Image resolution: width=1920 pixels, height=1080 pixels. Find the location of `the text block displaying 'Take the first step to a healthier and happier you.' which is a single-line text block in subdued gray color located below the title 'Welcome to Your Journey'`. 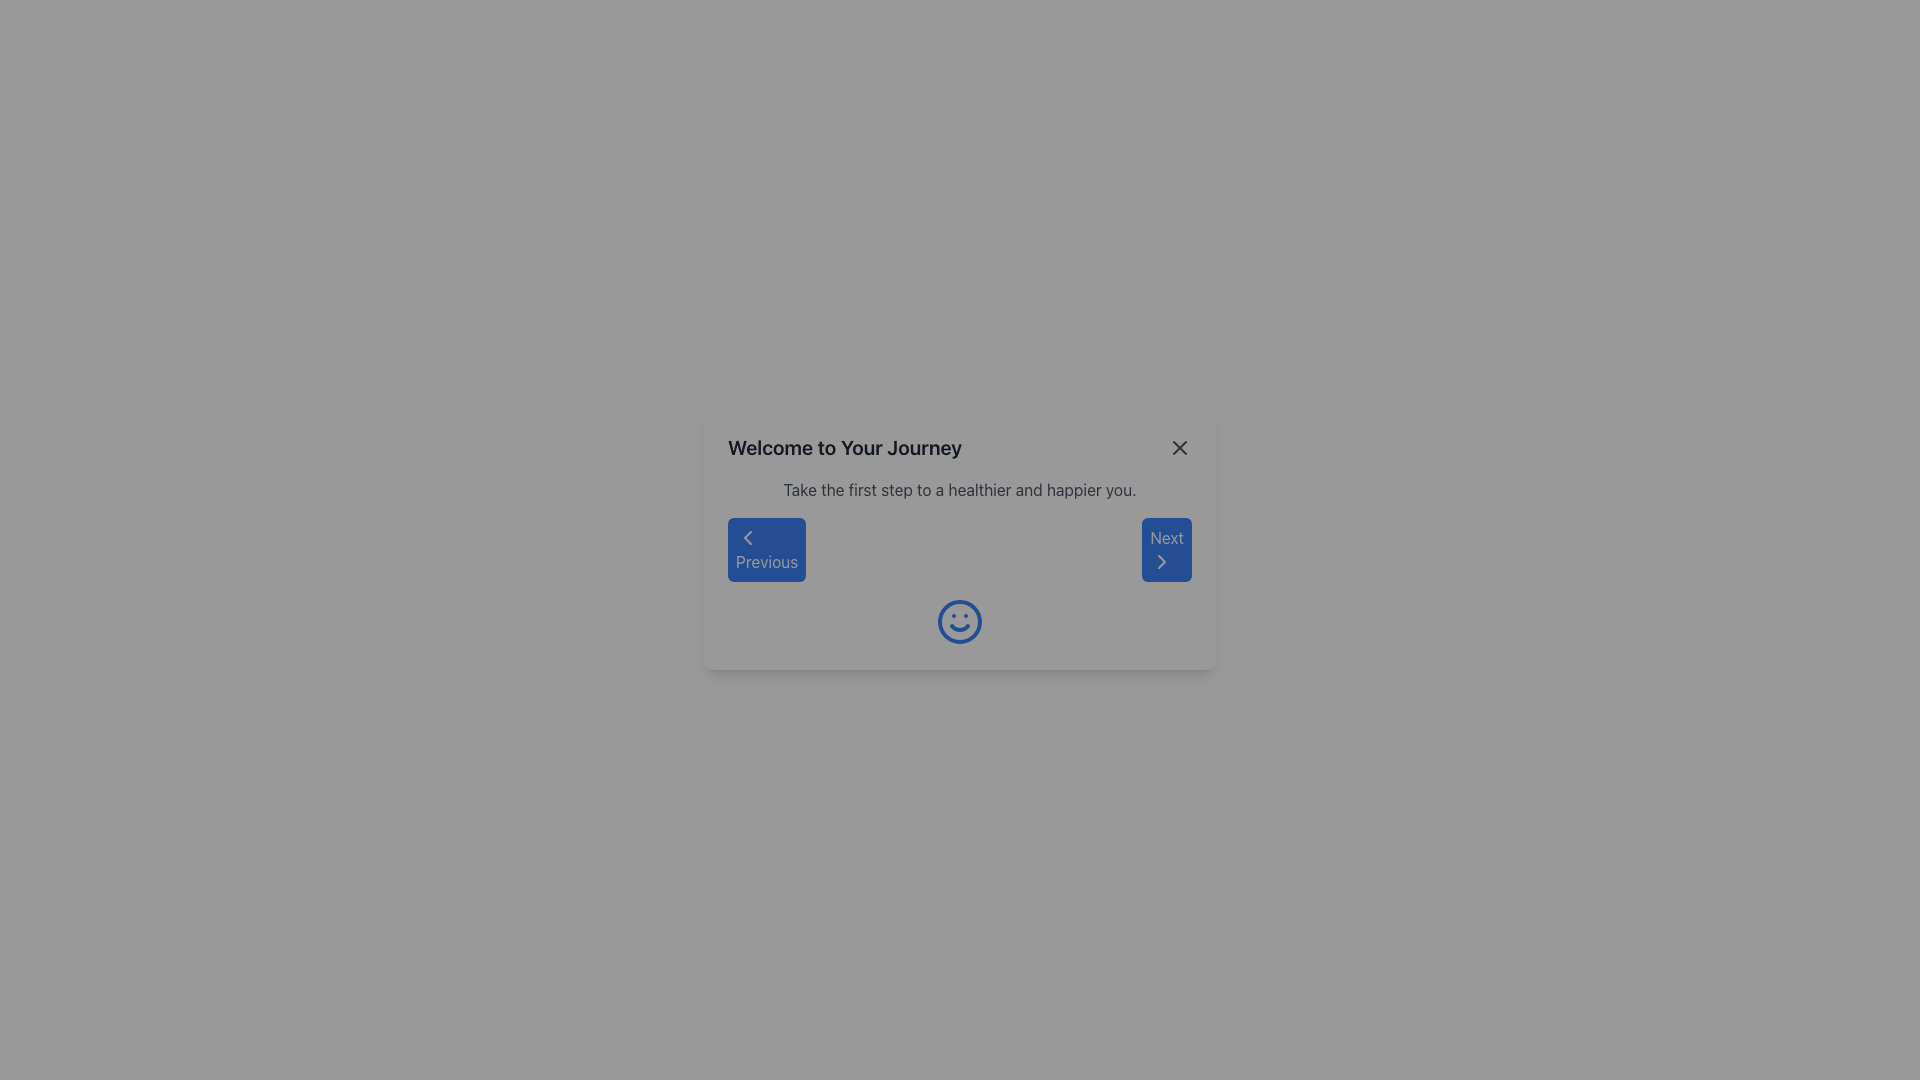

the text block displaying 'Take the first step to a healthier and happier you.' which is a single-line text block in subdued gray color located below the title 'Welcome to Your Journey' is located at coordinates (960, 489).